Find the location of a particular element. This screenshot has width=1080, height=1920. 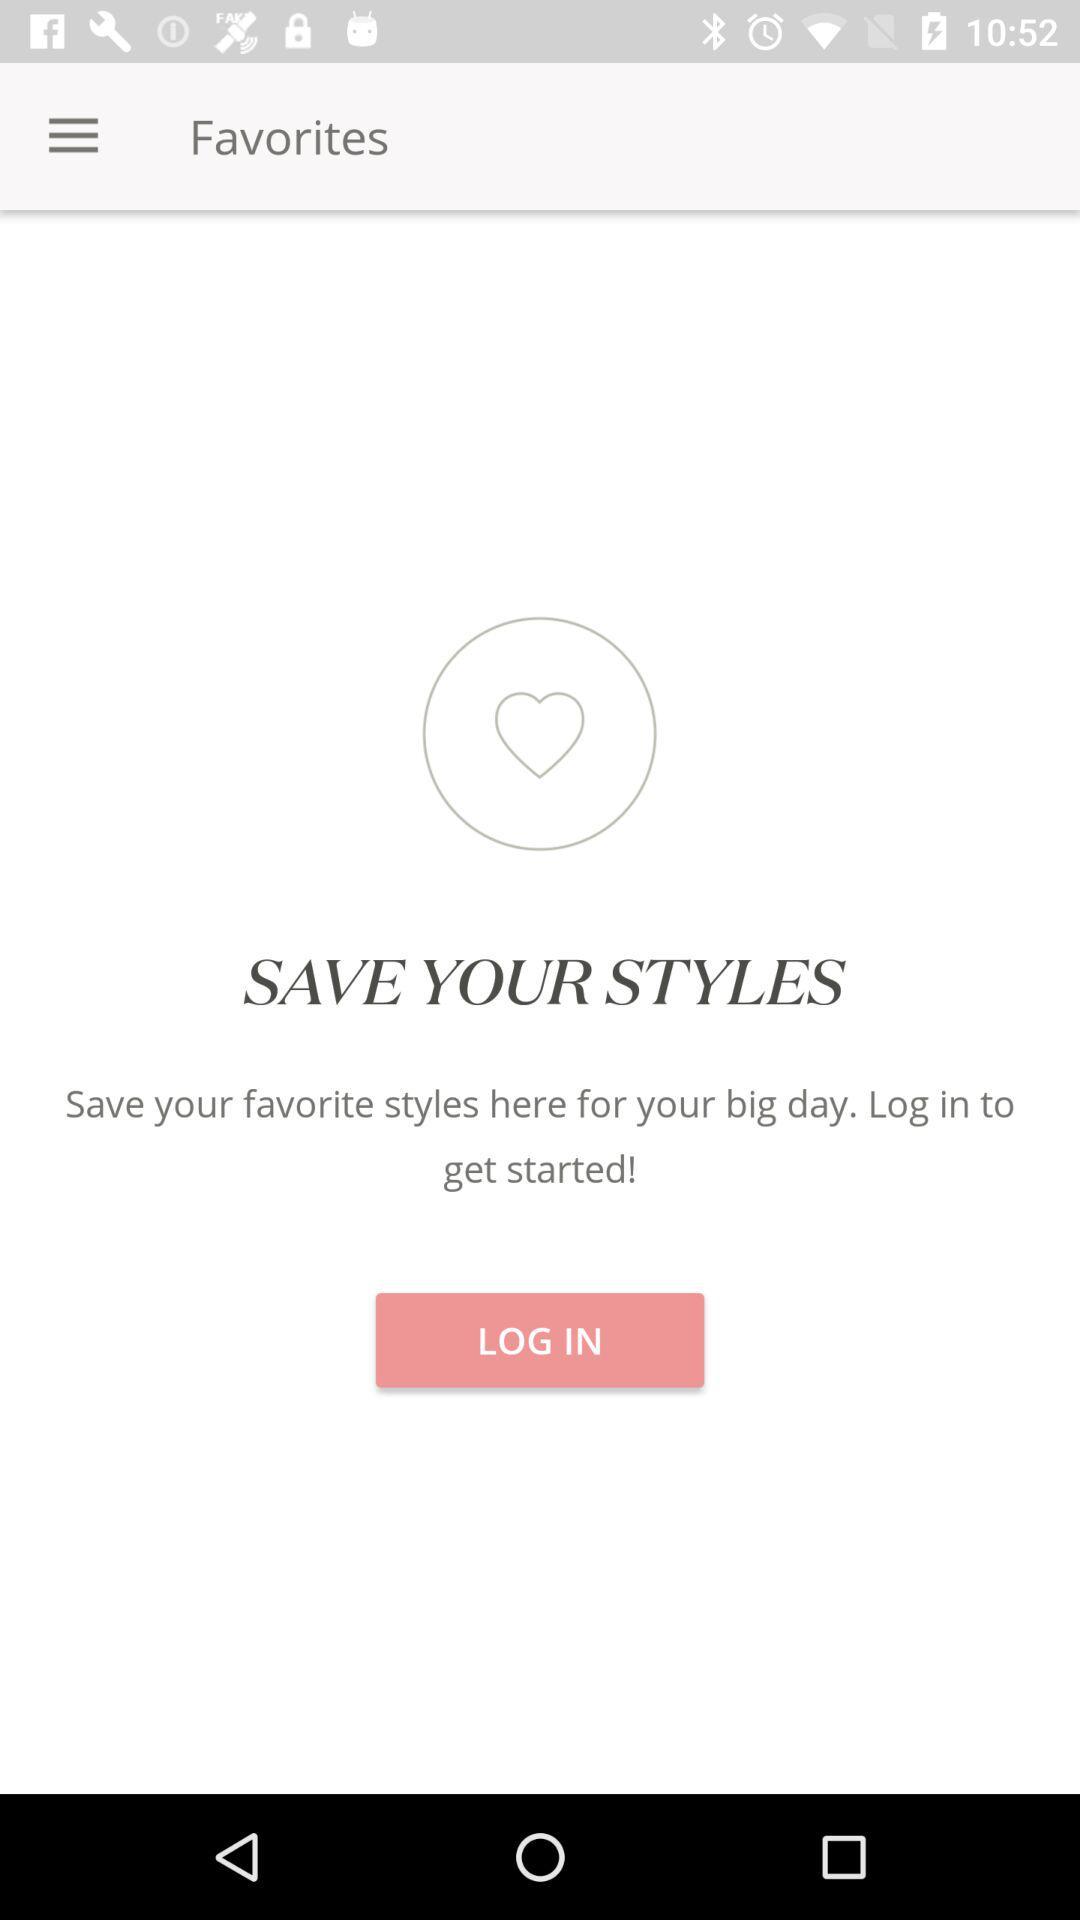

icon next to brands icon is located at coordinates (540, 279).